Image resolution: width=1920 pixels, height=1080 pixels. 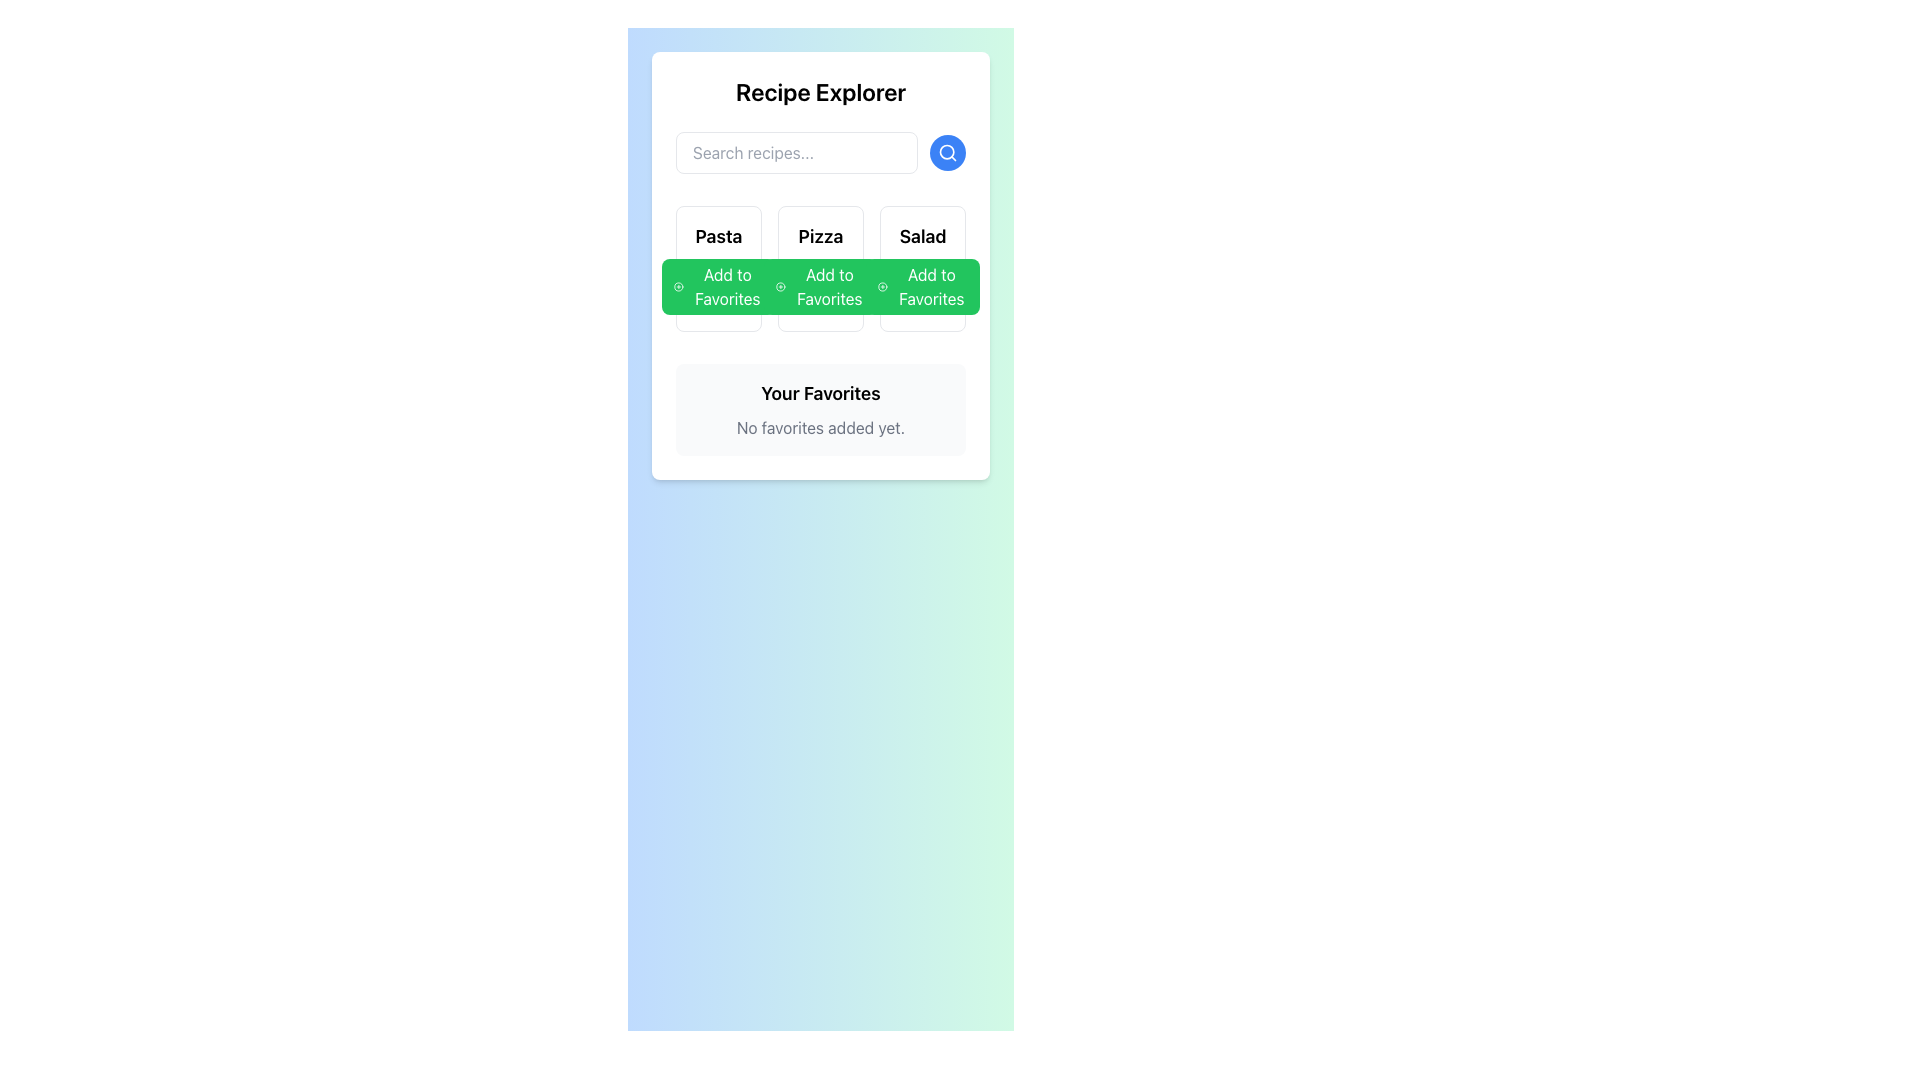 I want to click on the static text displaying 'No favorites added yet.' which is styled in muted gray, located beneath the heading 'Your Favorites', so click(x=820, y=427).